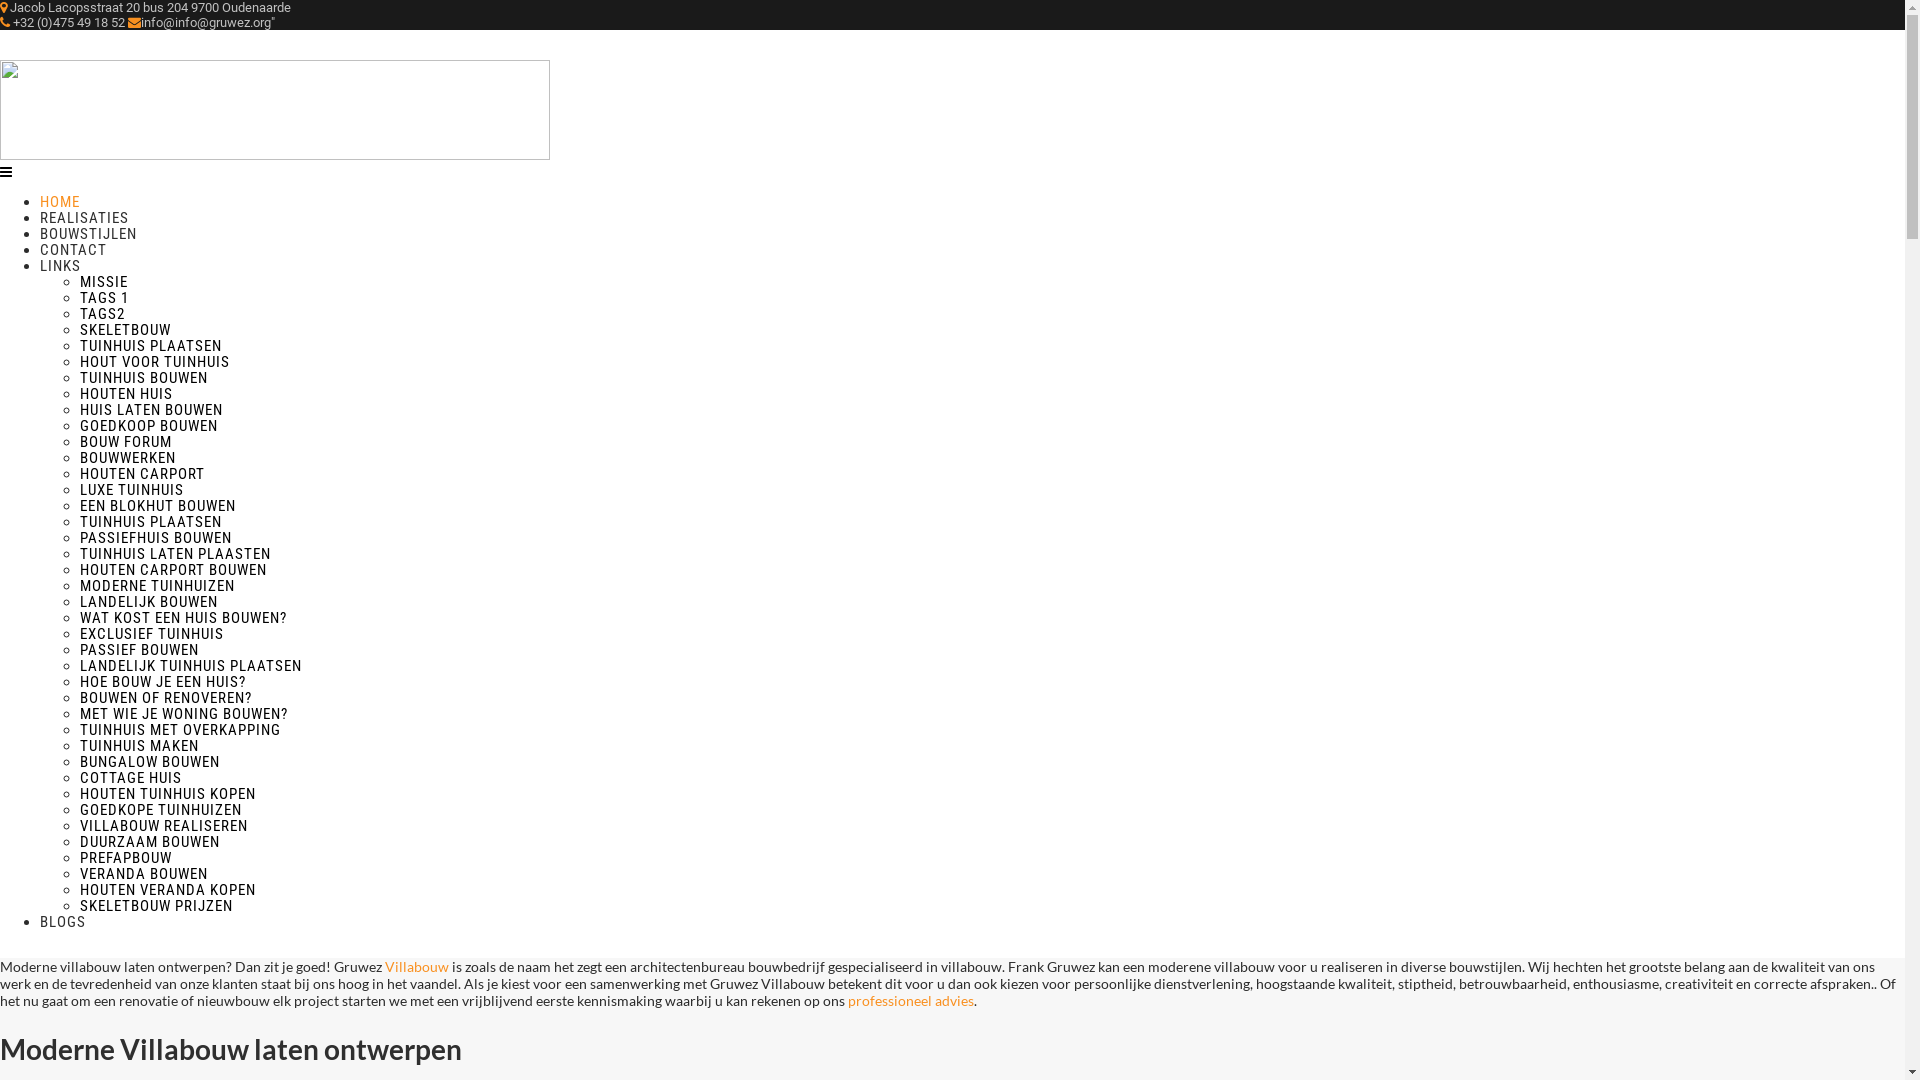 The image size is (1920, 1080). I want to click on 'Villabouw', so click(417, 965).